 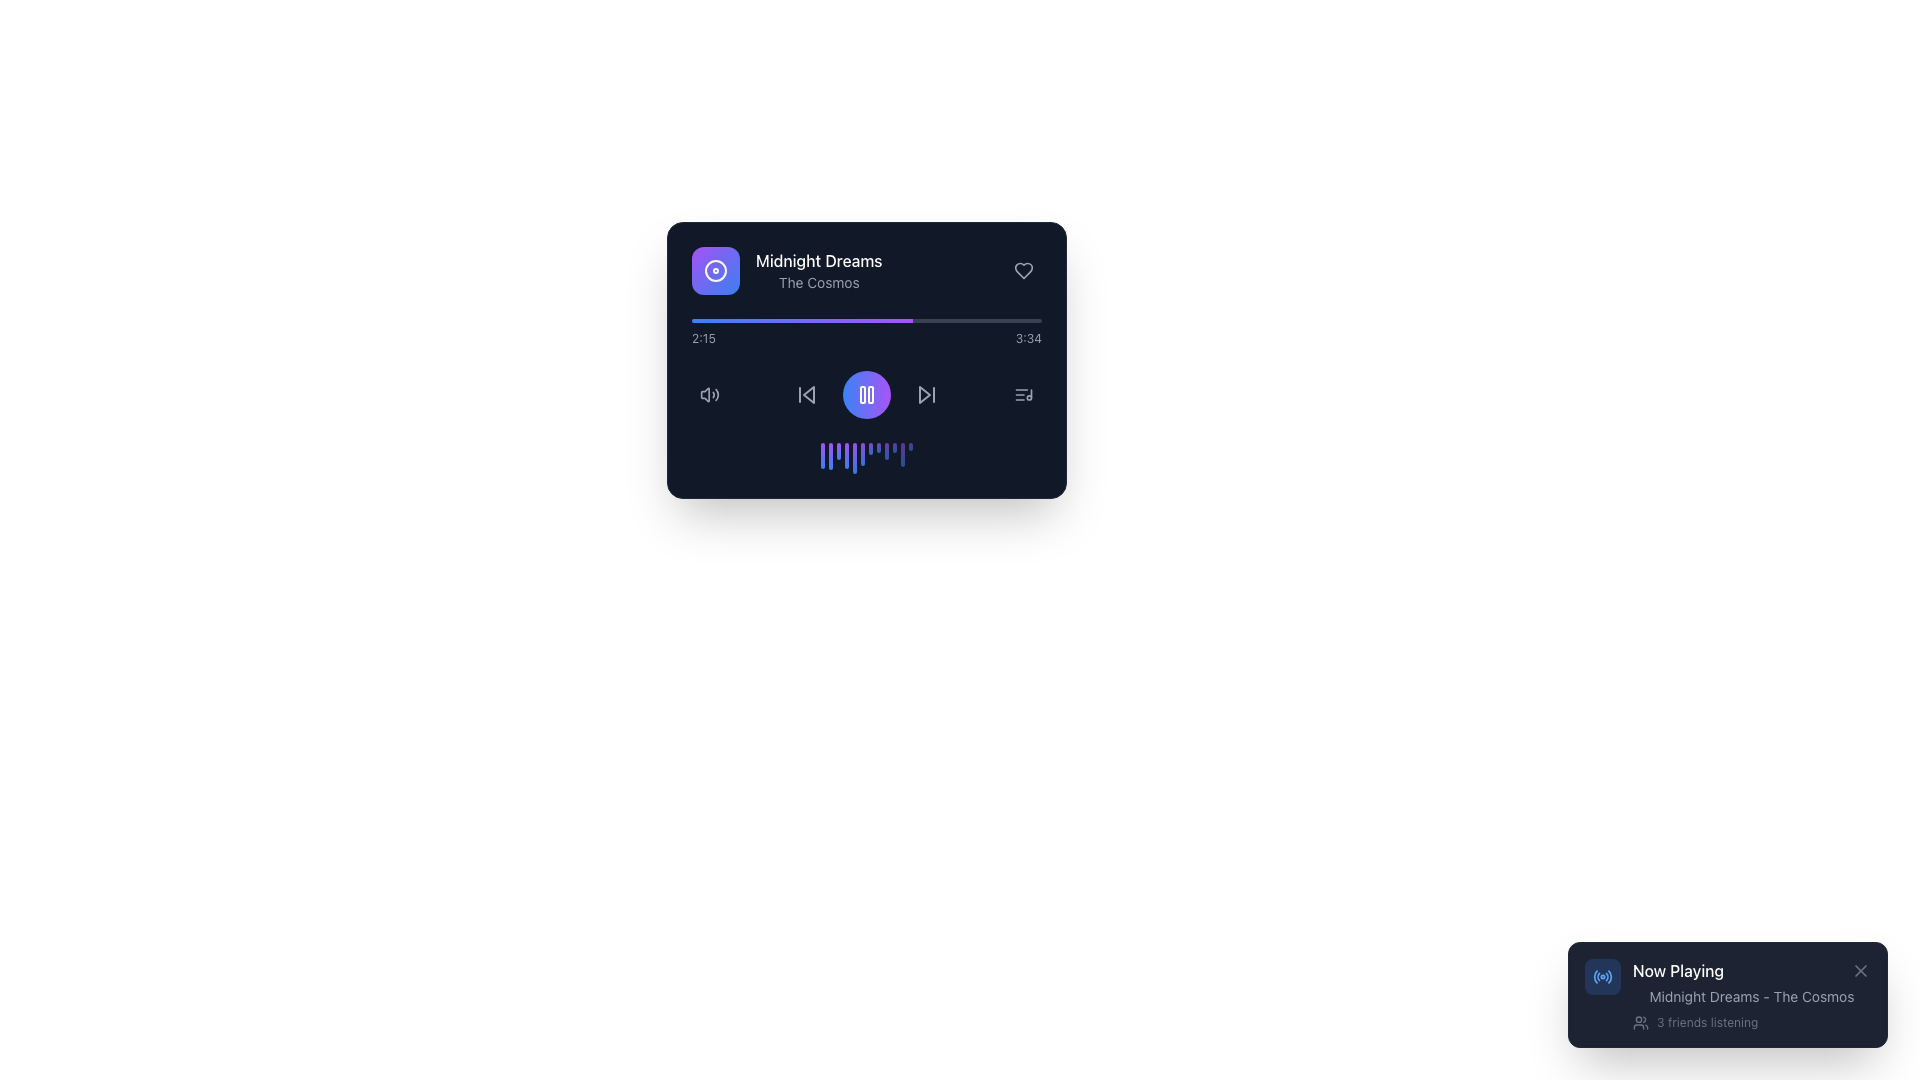 What do you see at coordinates (901, 455) in the screenshot?
I see `the eleventh vertical audio visualizer bar located at the bottom of the music player interface, which indicates audio levels or rhythm visualization` at bounding box center [901, 455].